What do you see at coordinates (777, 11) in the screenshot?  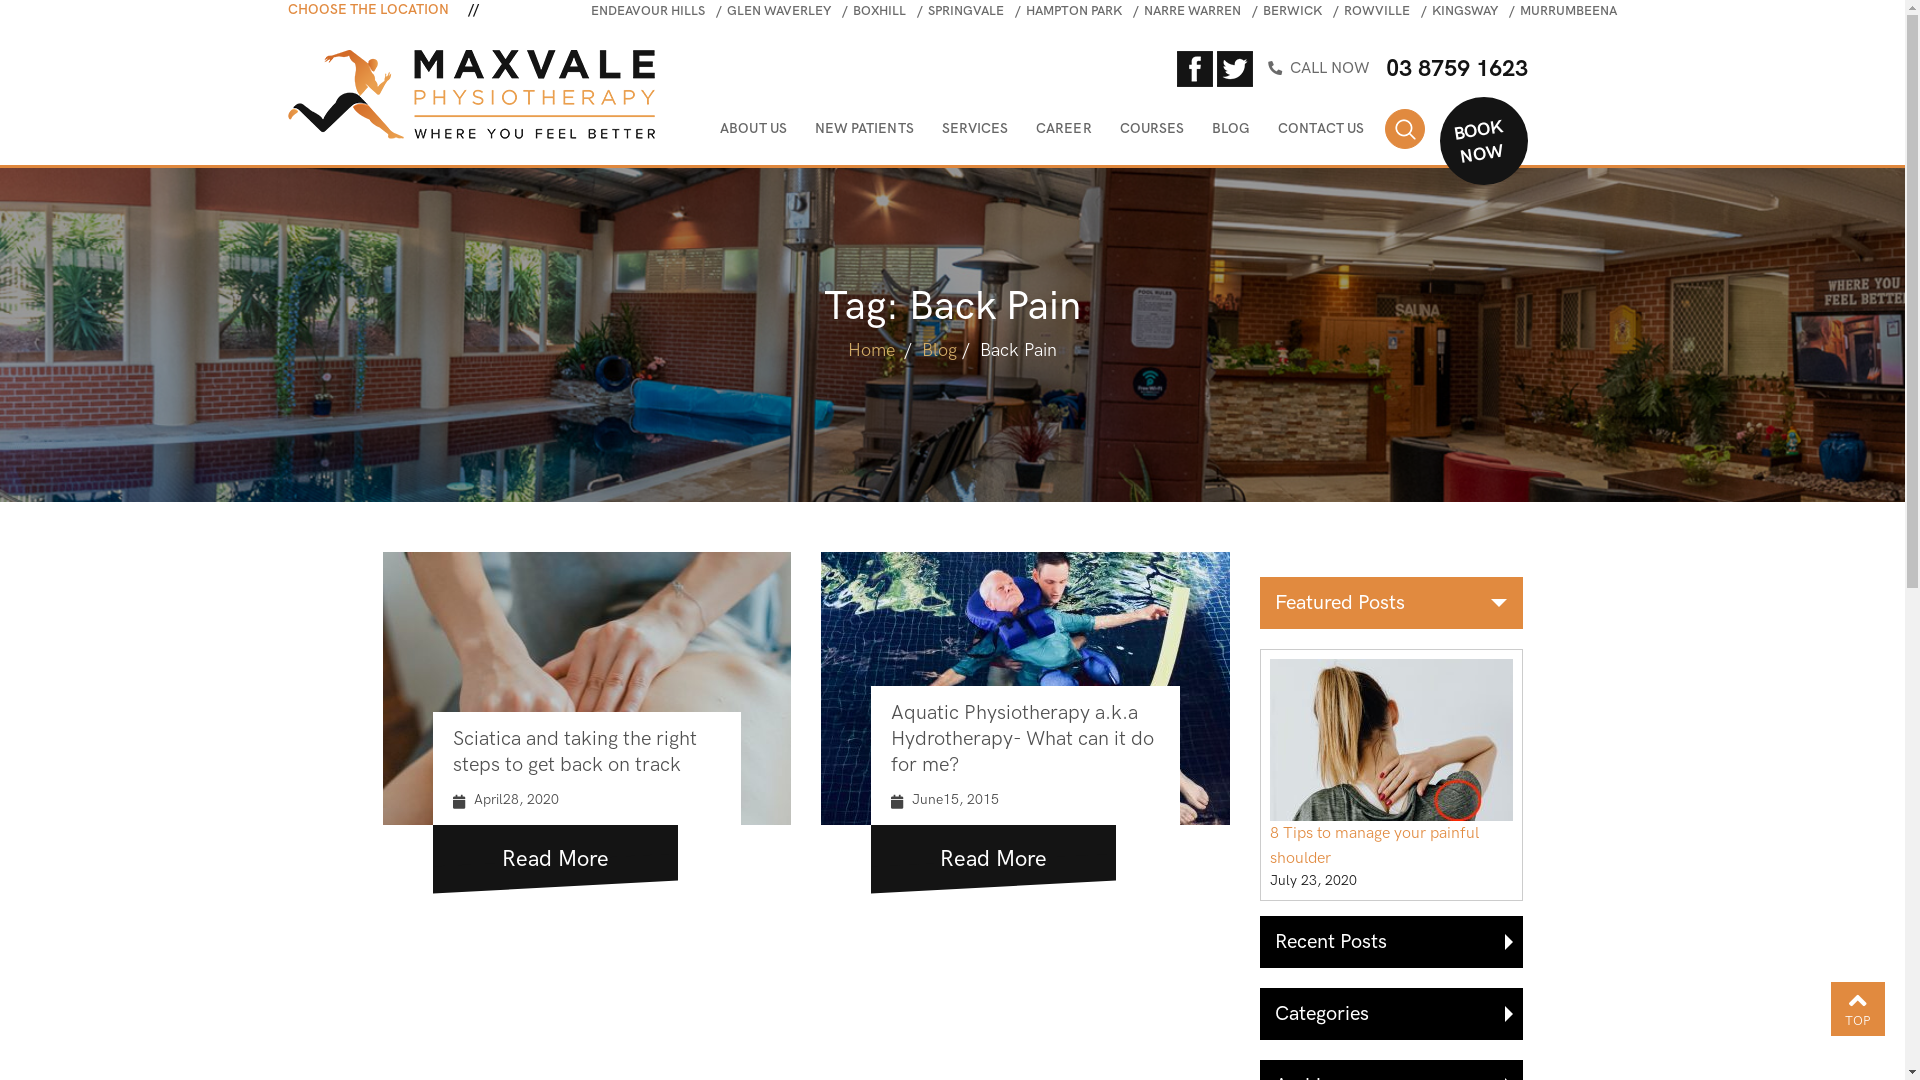 I see `'GLEN WAVERLEY'` at bounding box center [777, 11].